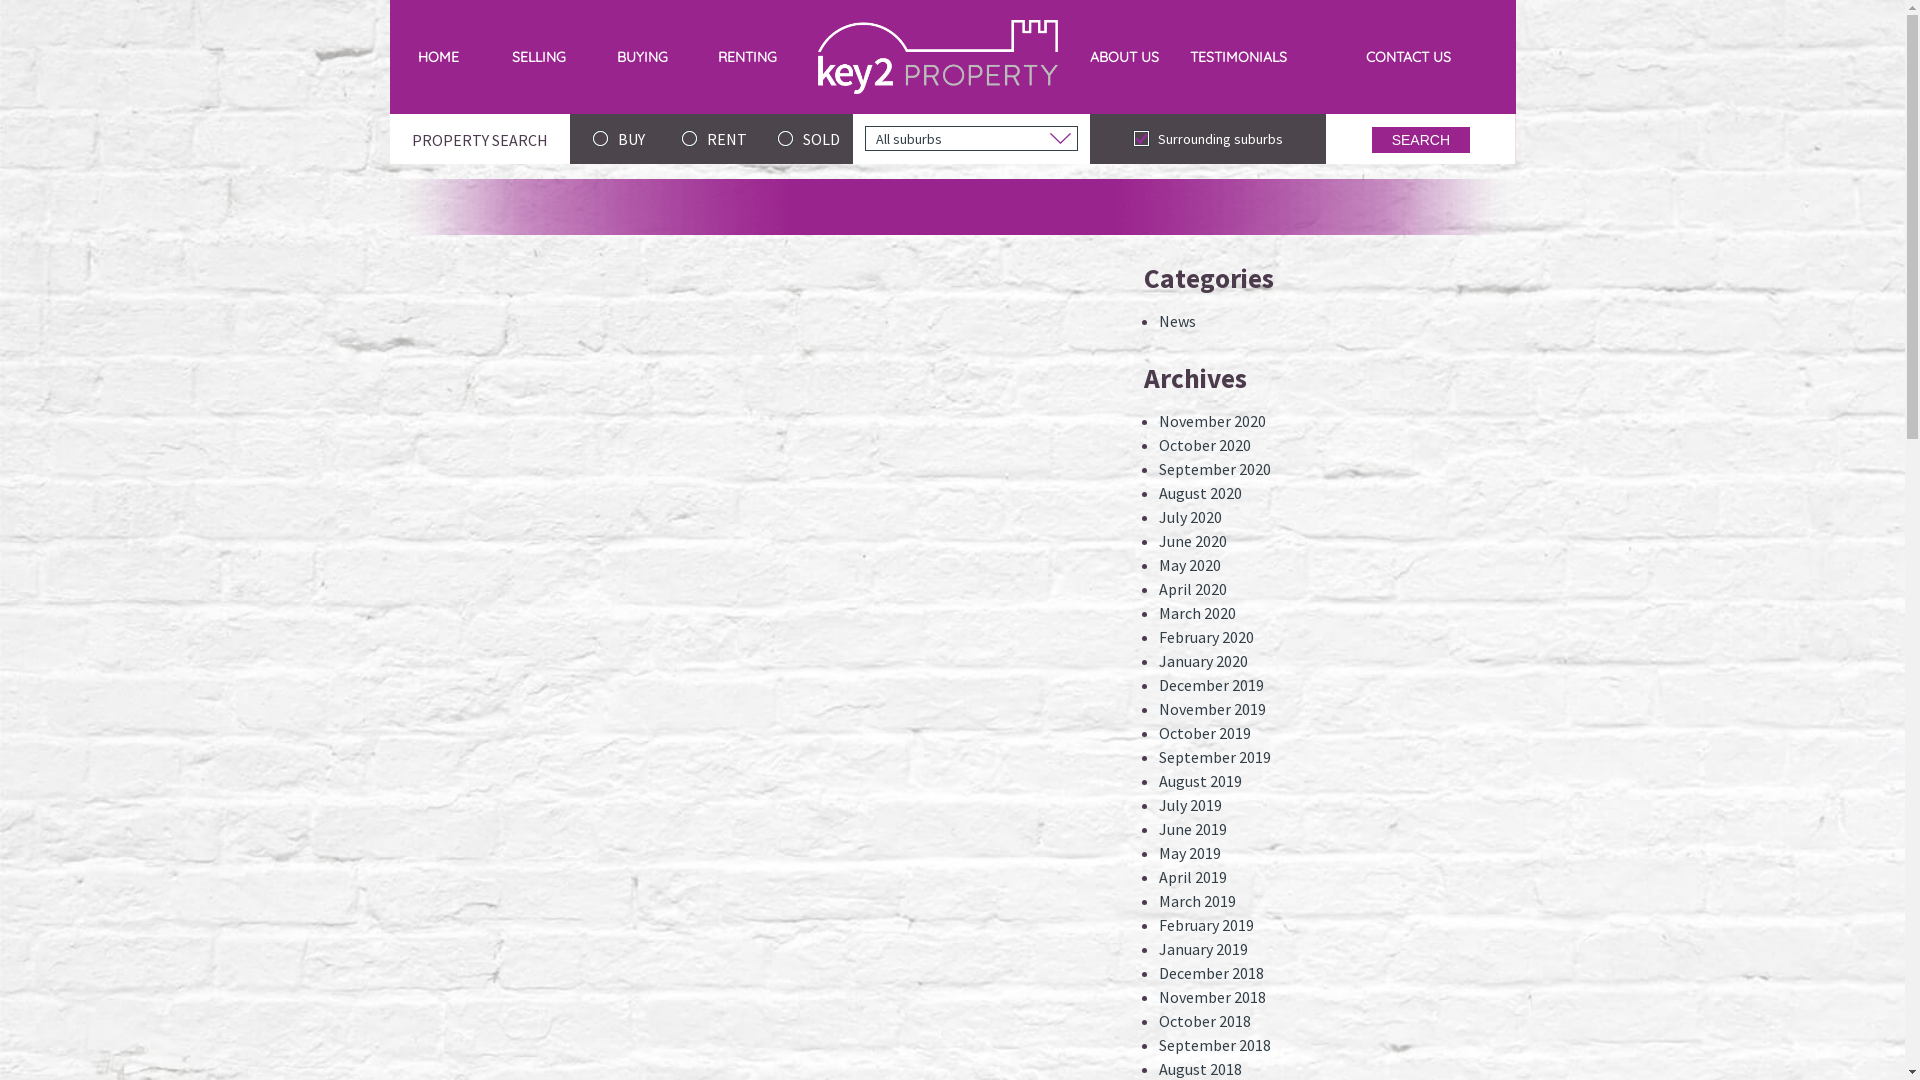 The image size is (1920, 1080). Describe the element at coordinates (1158, 636) in the screenshot. I see `'February 2020'` at that location.